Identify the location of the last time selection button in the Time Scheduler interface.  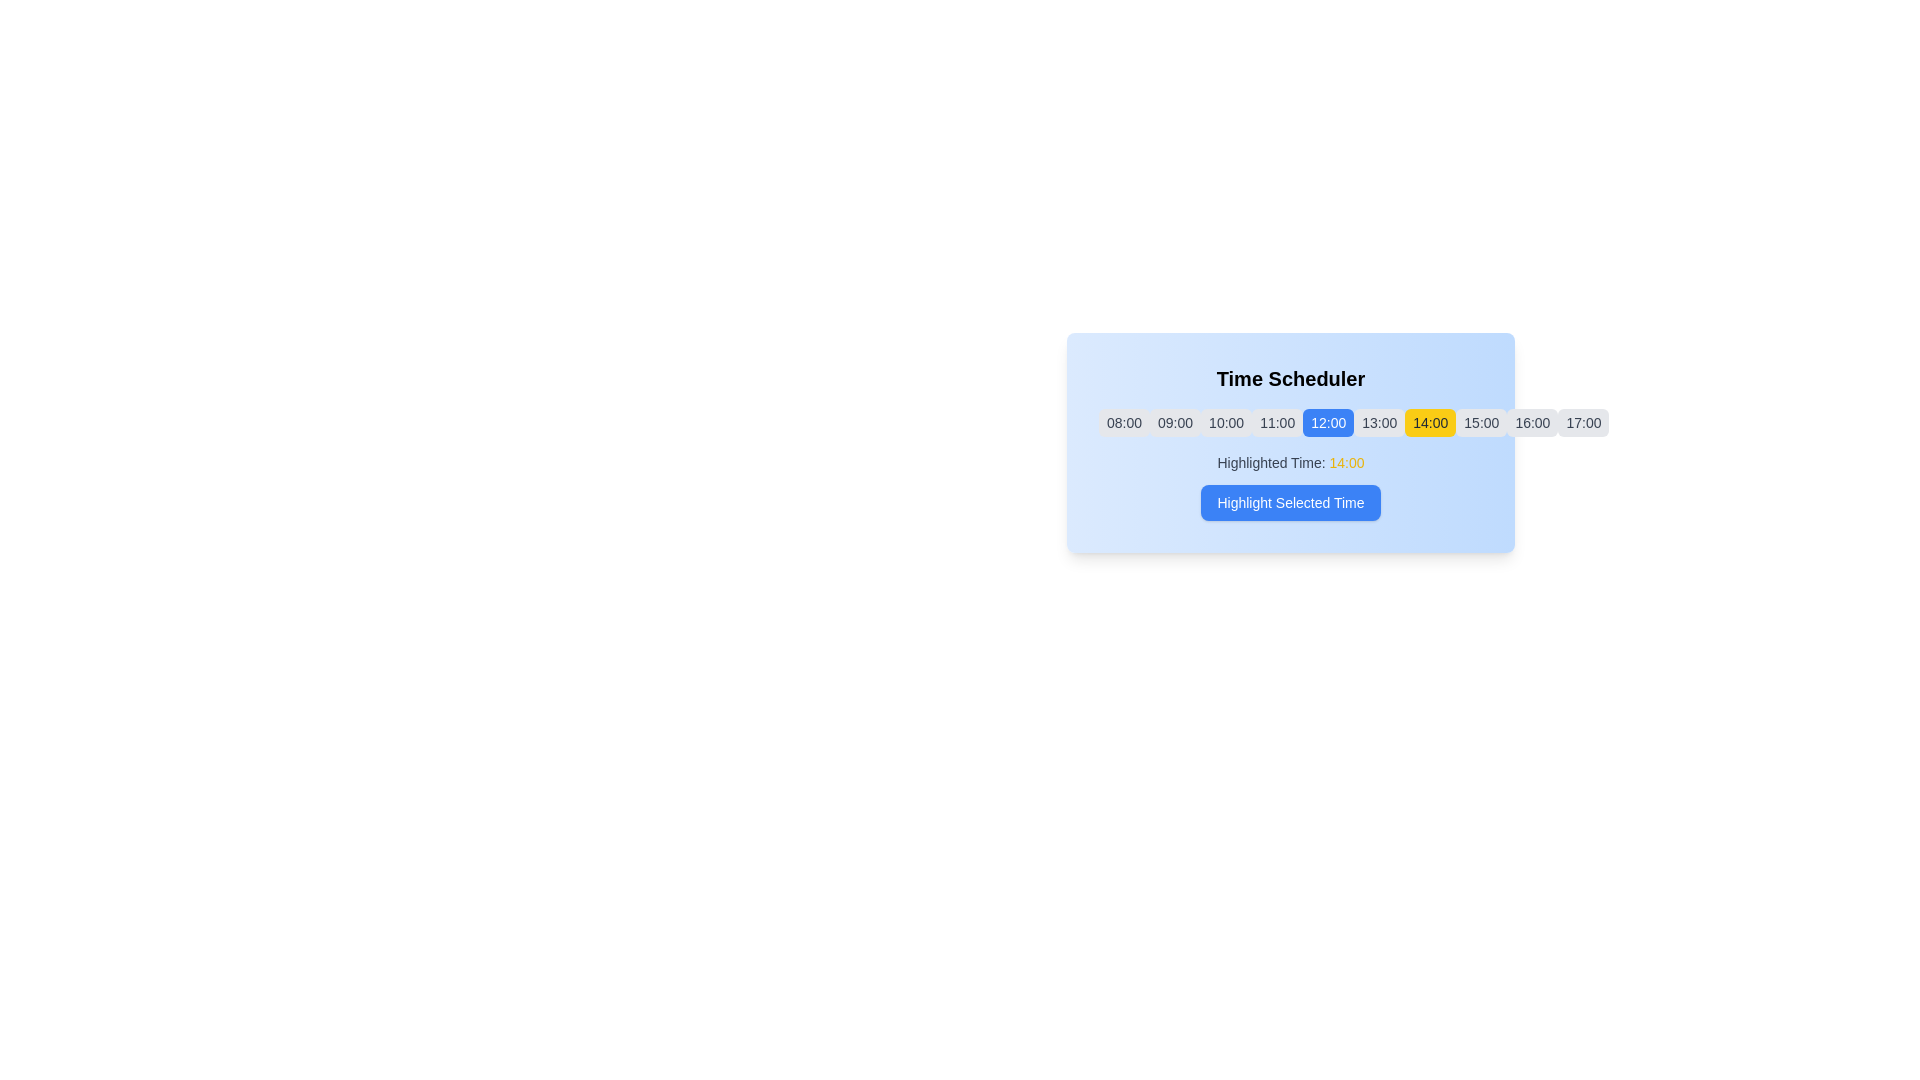
(1583, 422).